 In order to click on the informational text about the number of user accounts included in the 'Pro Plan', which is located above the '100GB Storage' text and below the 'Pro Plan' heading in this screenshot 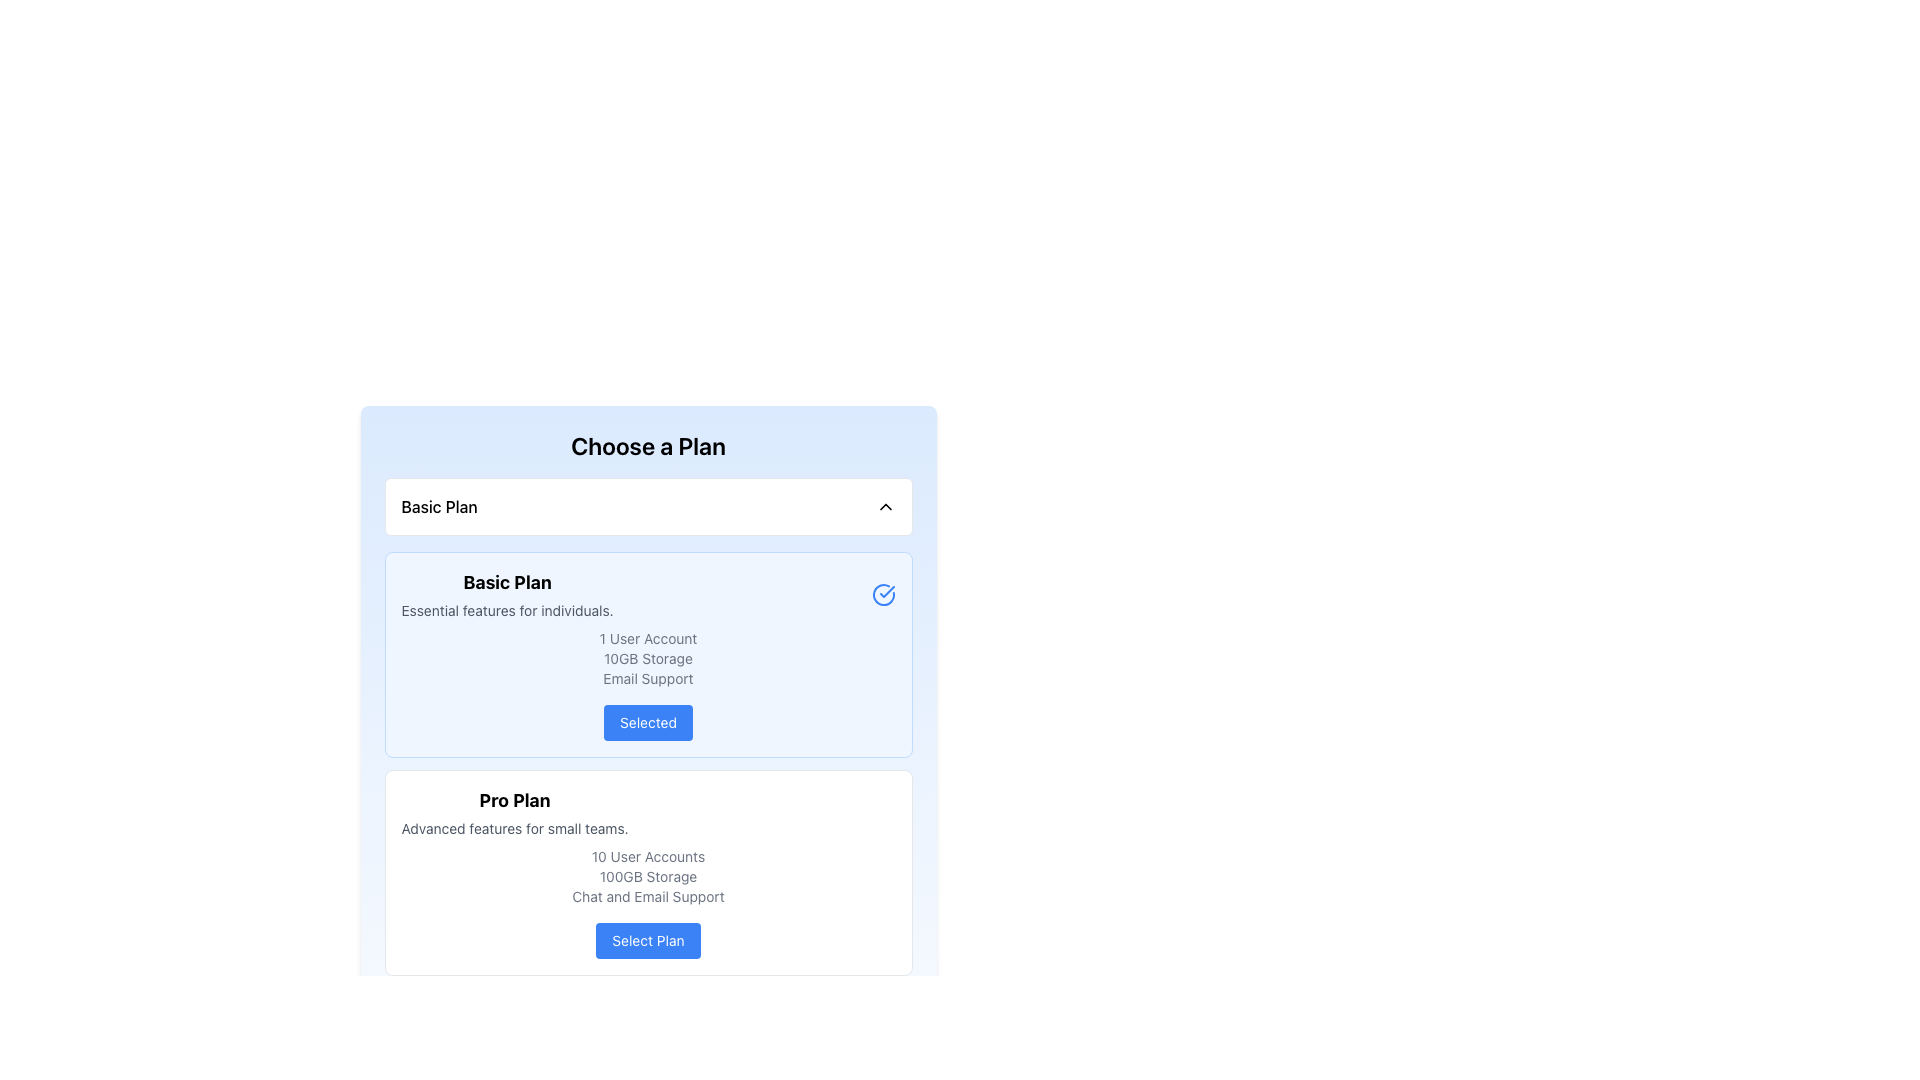, I will do `click(648, 855)`.